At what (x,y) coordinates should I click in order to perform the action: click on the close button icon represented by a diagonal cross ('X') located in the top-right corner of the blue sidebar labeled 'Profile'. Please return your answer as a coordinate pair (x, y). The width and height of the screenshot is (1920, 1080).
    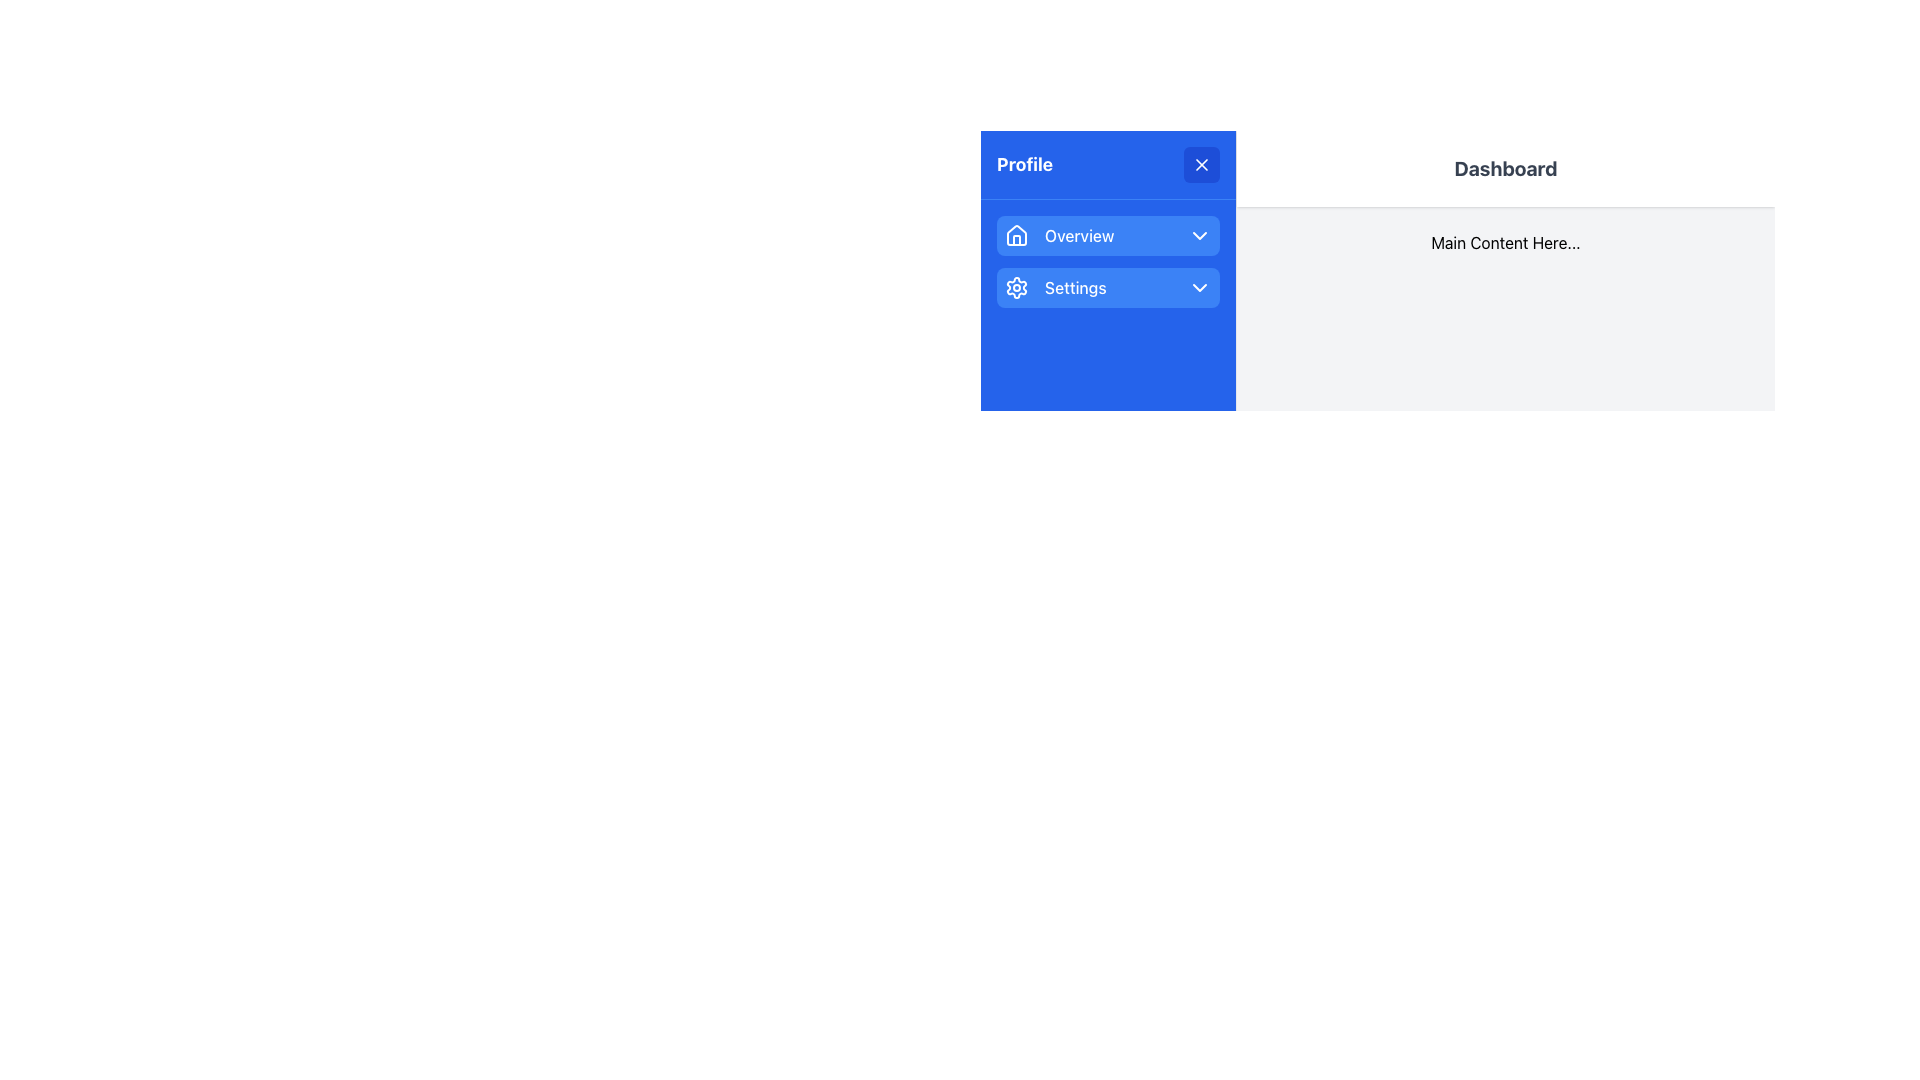
    Looking at the image, I should click on (1200, 164).